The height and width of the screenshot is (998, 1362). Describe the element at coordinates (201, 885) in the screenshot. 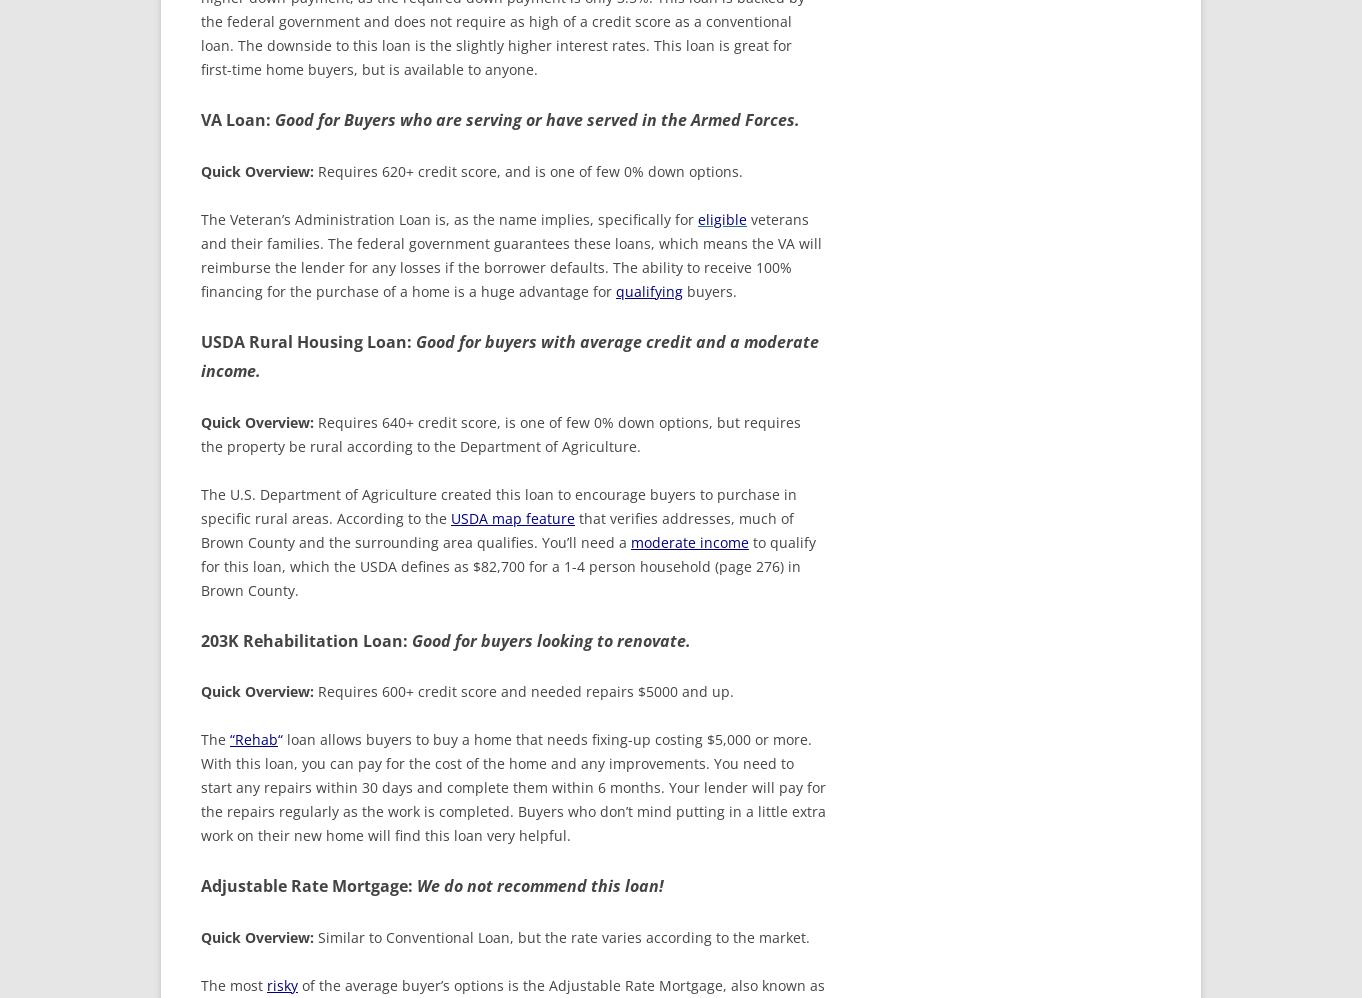

I see `'Adjustable Rate Mortgage:'` at that location.